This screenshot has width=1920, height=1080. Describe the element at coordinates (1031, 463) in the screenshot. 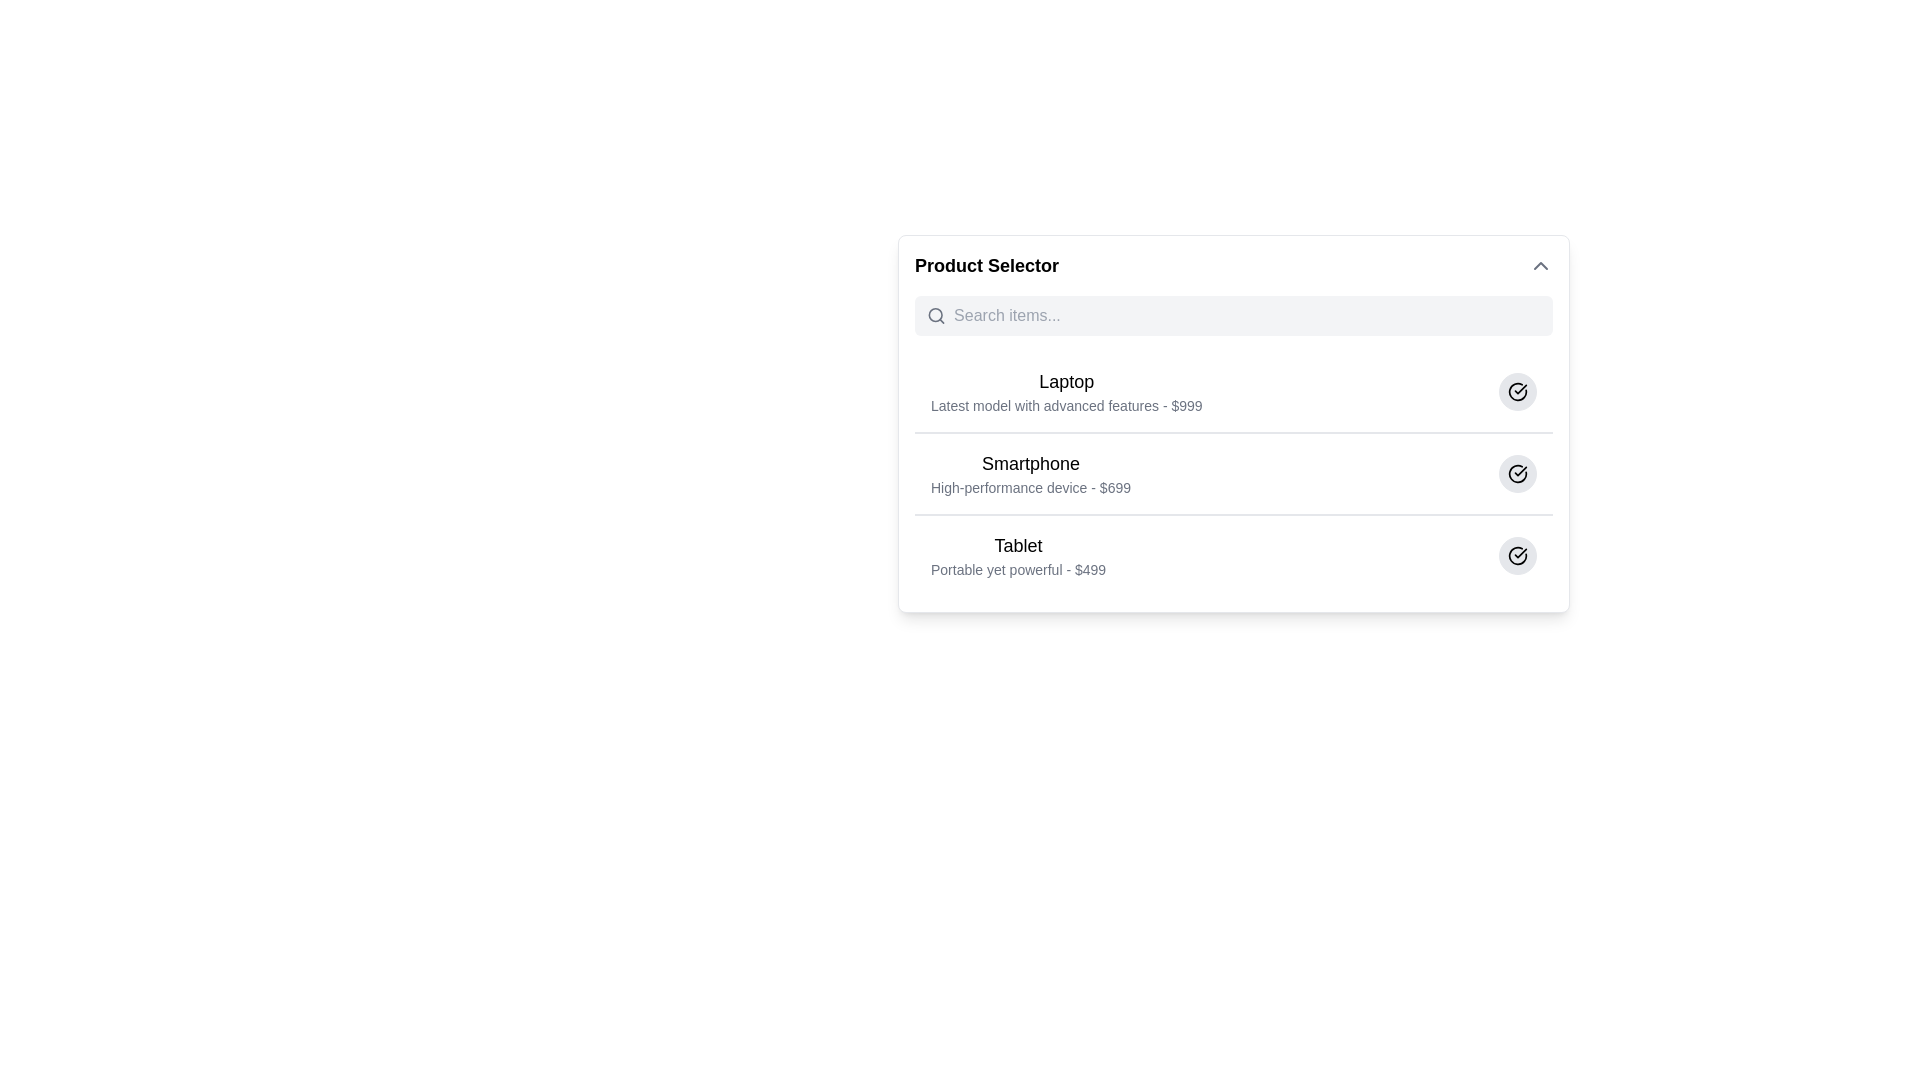

I see `the 'Smartphone' text label, which is the main title of the second product option, displayed in bold and larger font above the description 'High-performance device - $699'` at that location.